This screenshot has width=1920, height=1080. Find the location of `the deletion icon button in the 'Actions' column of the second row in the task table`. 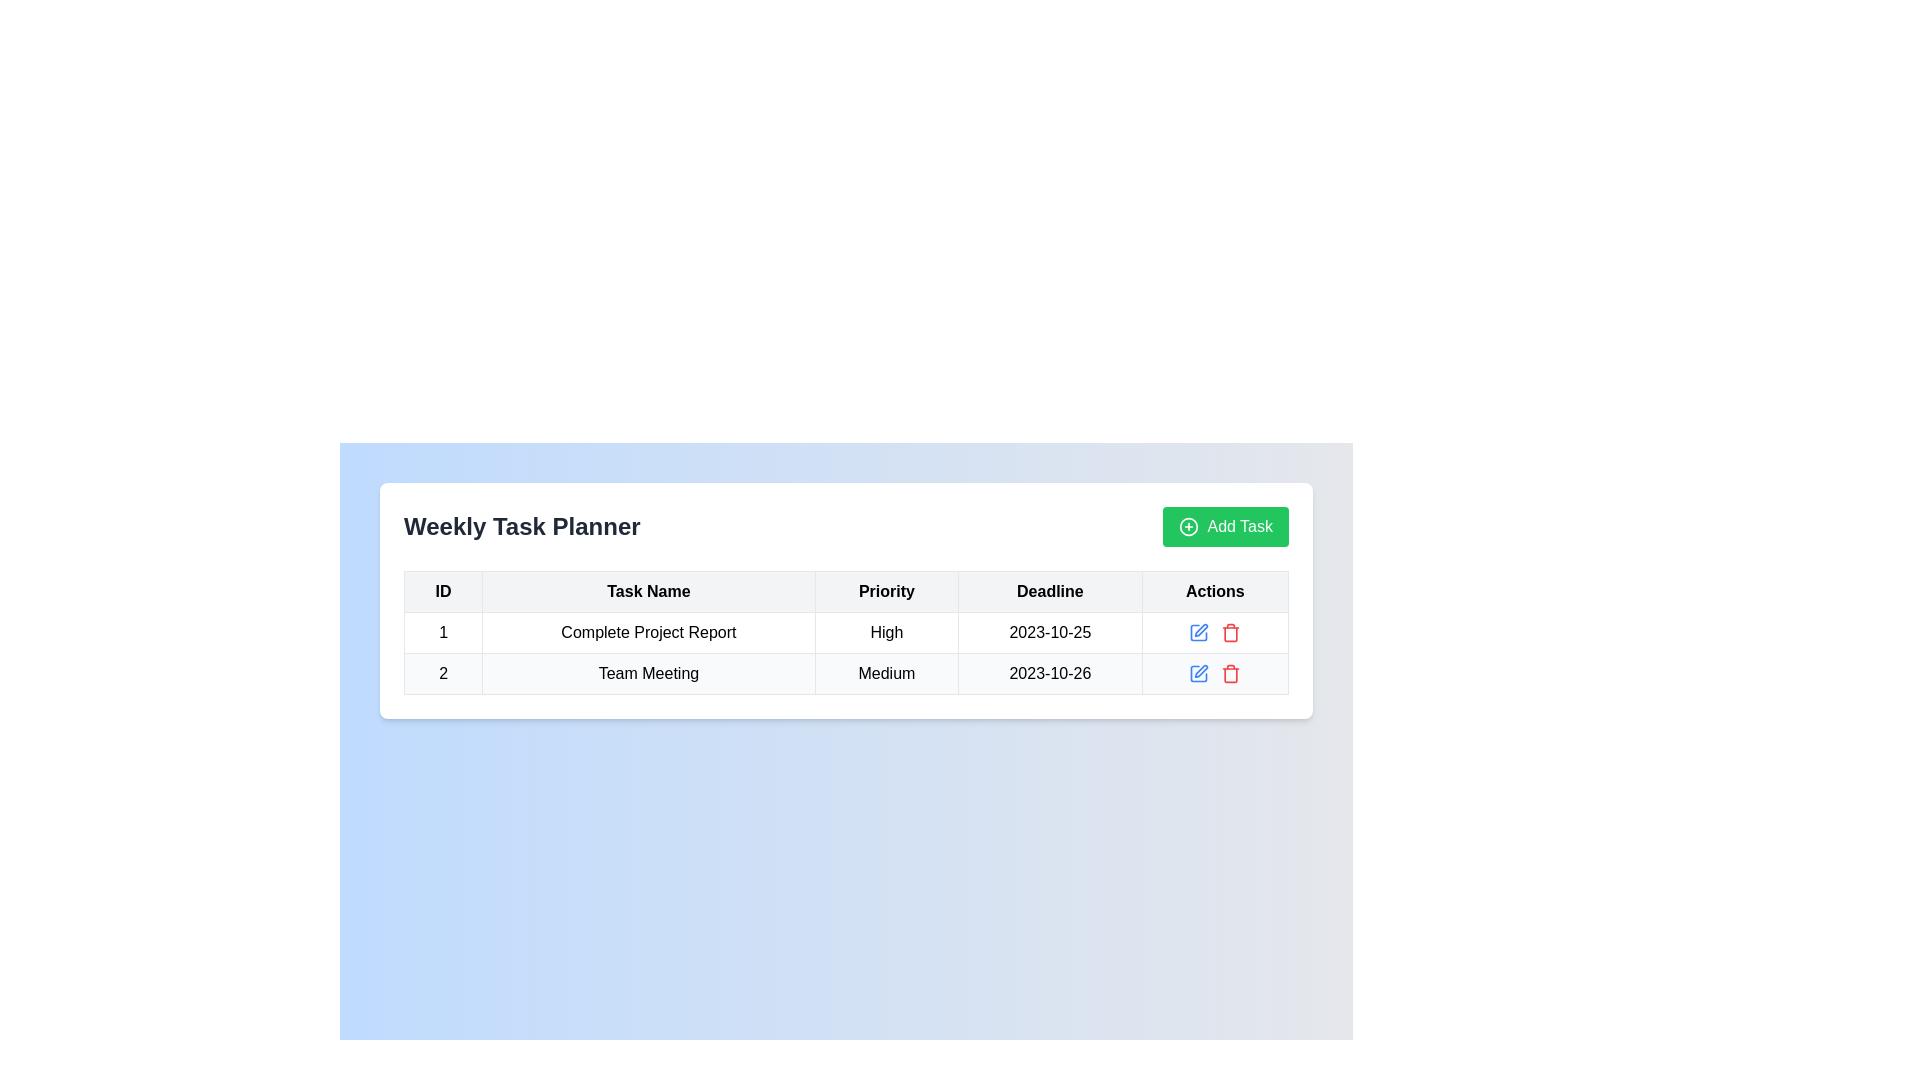

the deletion icon button in the 'Actions' column of the second row in the task table is located at coordinates (1230, 632).